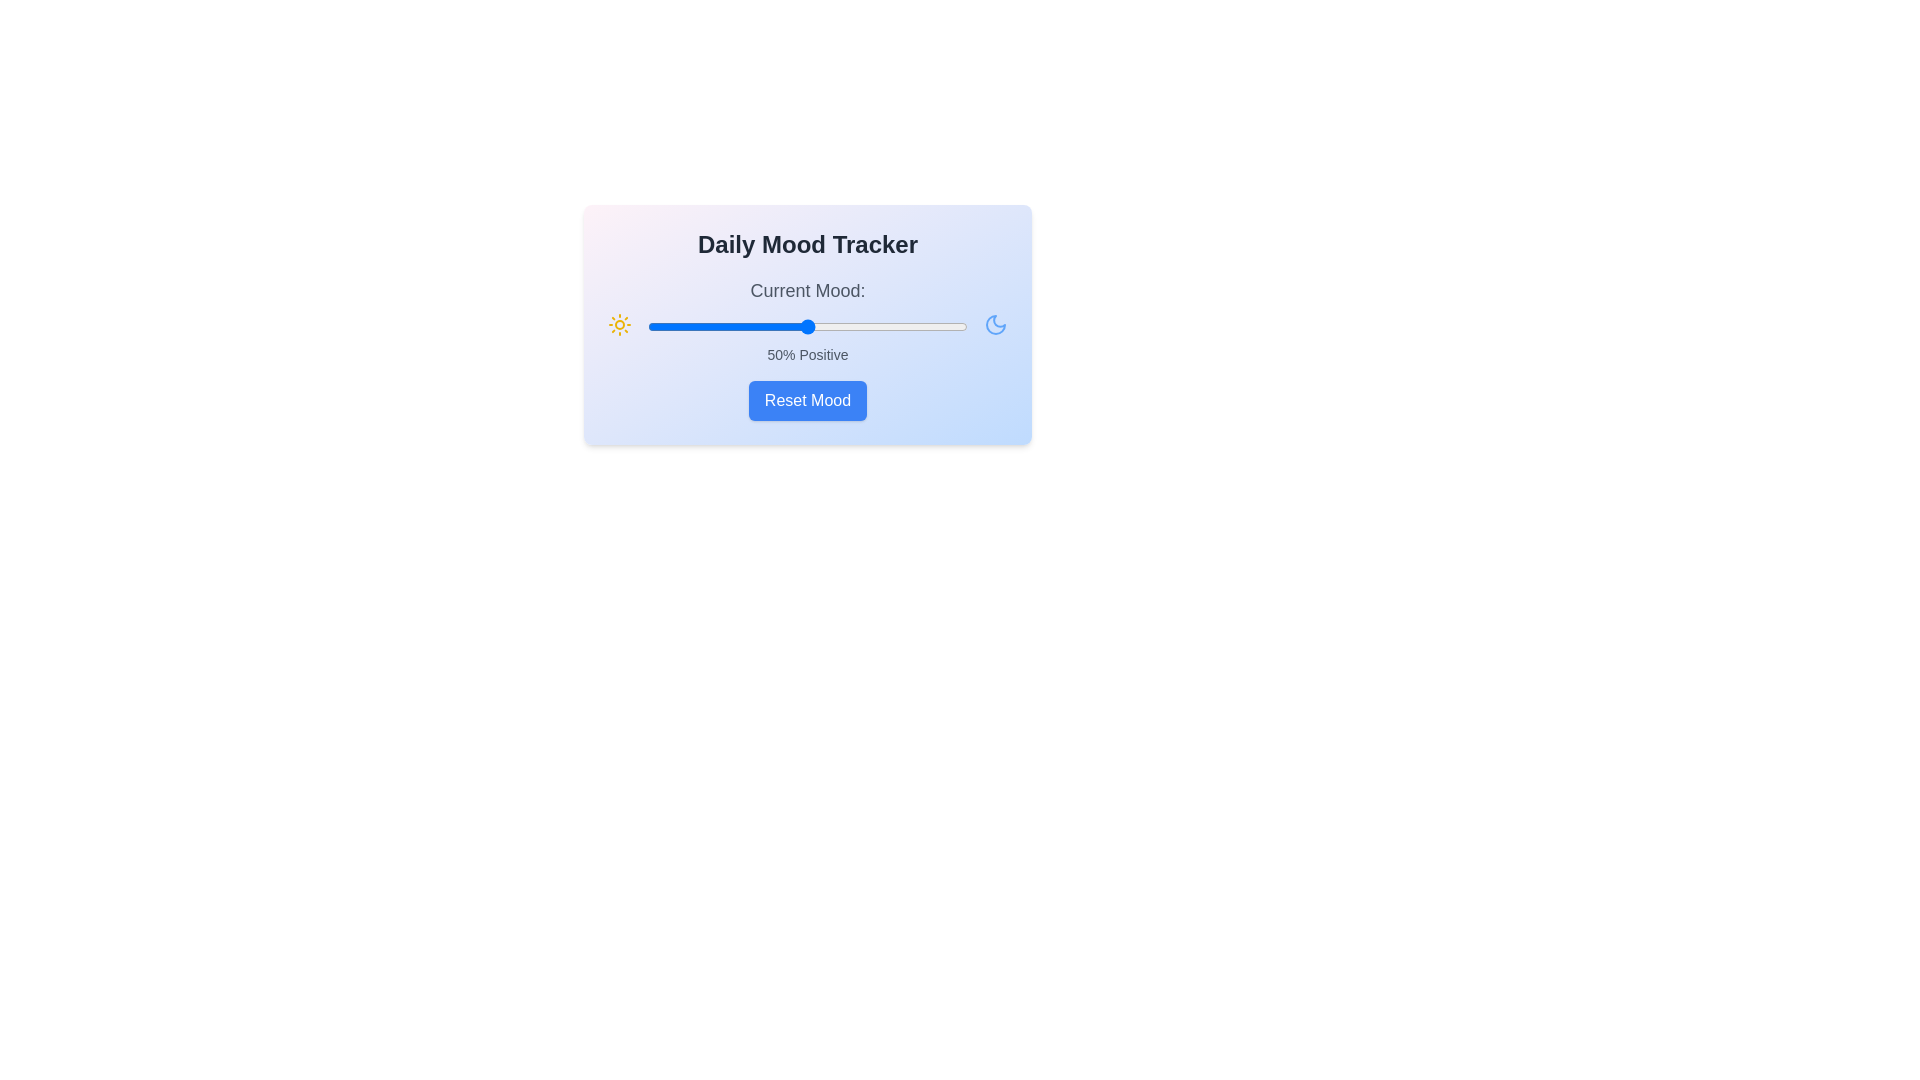 The image size is (1920, 1080). What do you see at coordinates (944, 326) in the screenshot?
I see `mood rating` at bounding box center [944, 326].